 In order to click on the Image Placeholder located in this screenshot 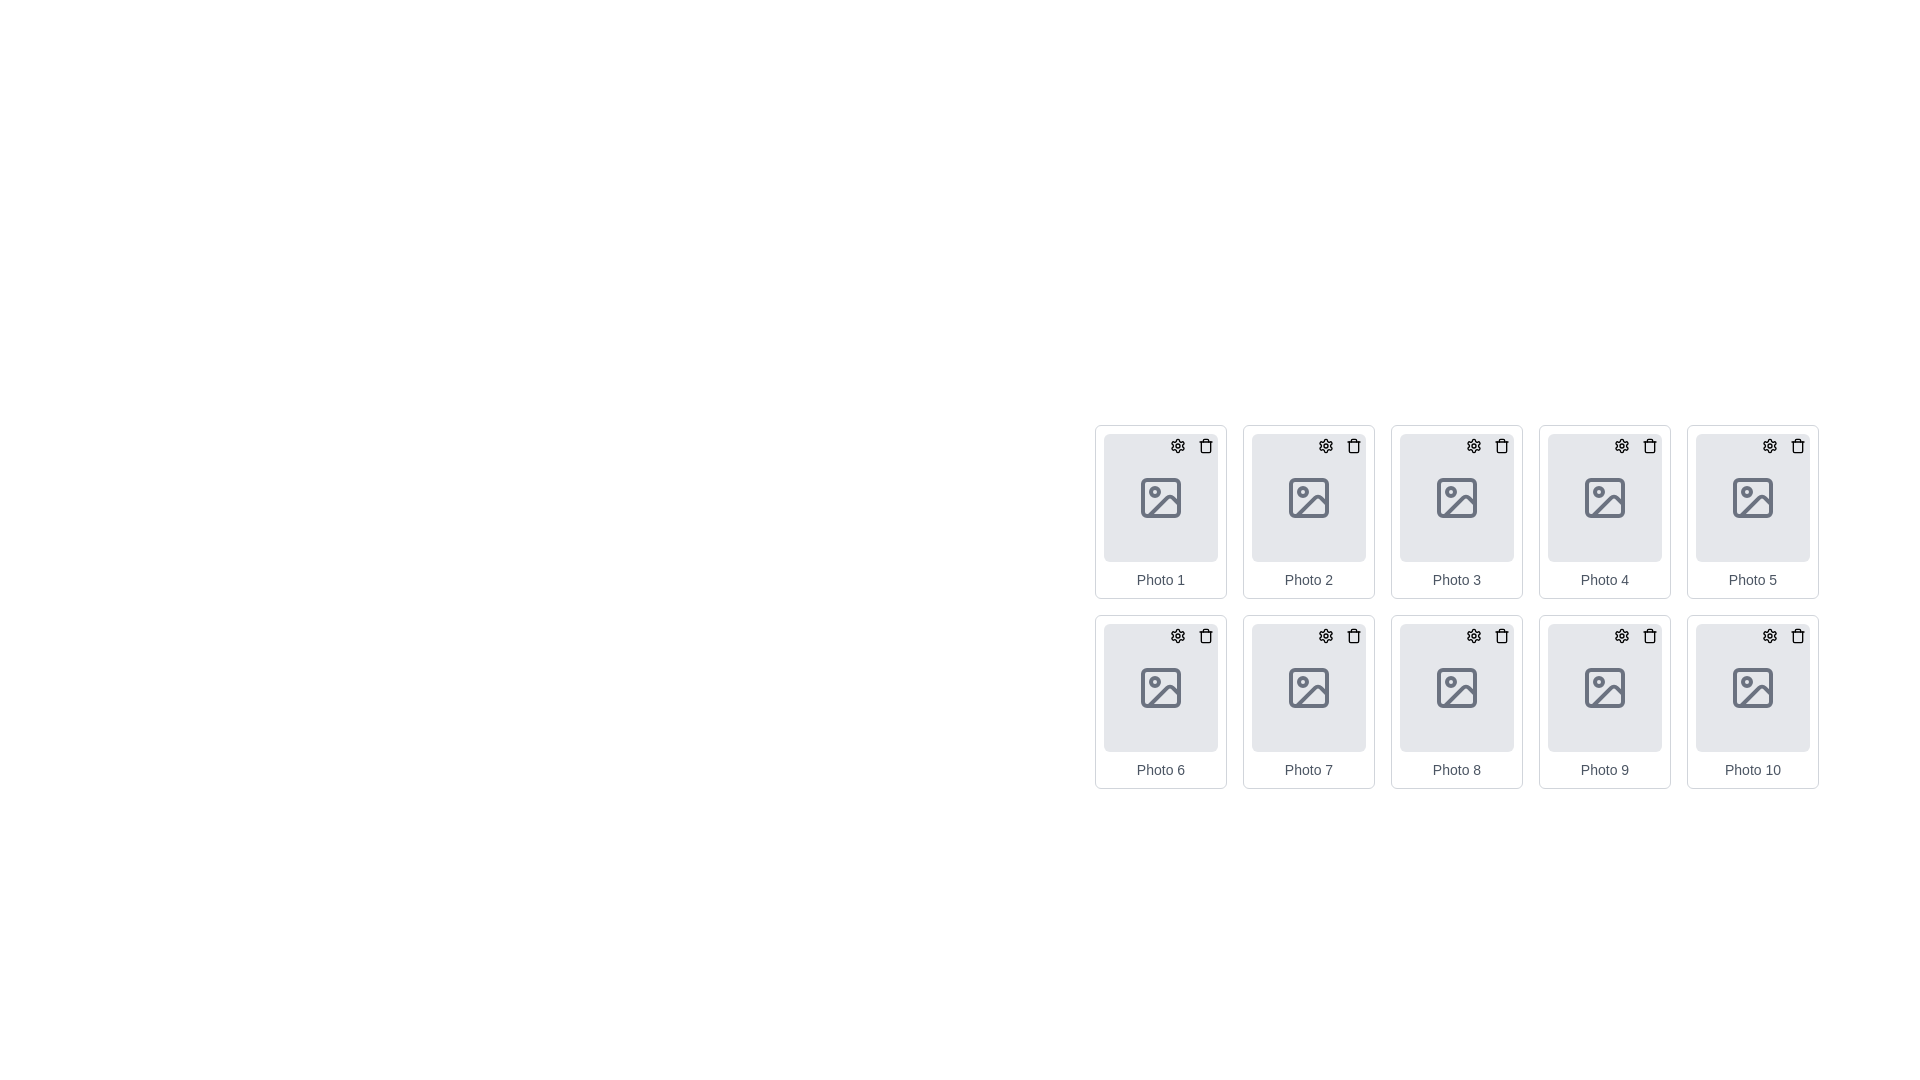, I will do `click(1604, 686)`.